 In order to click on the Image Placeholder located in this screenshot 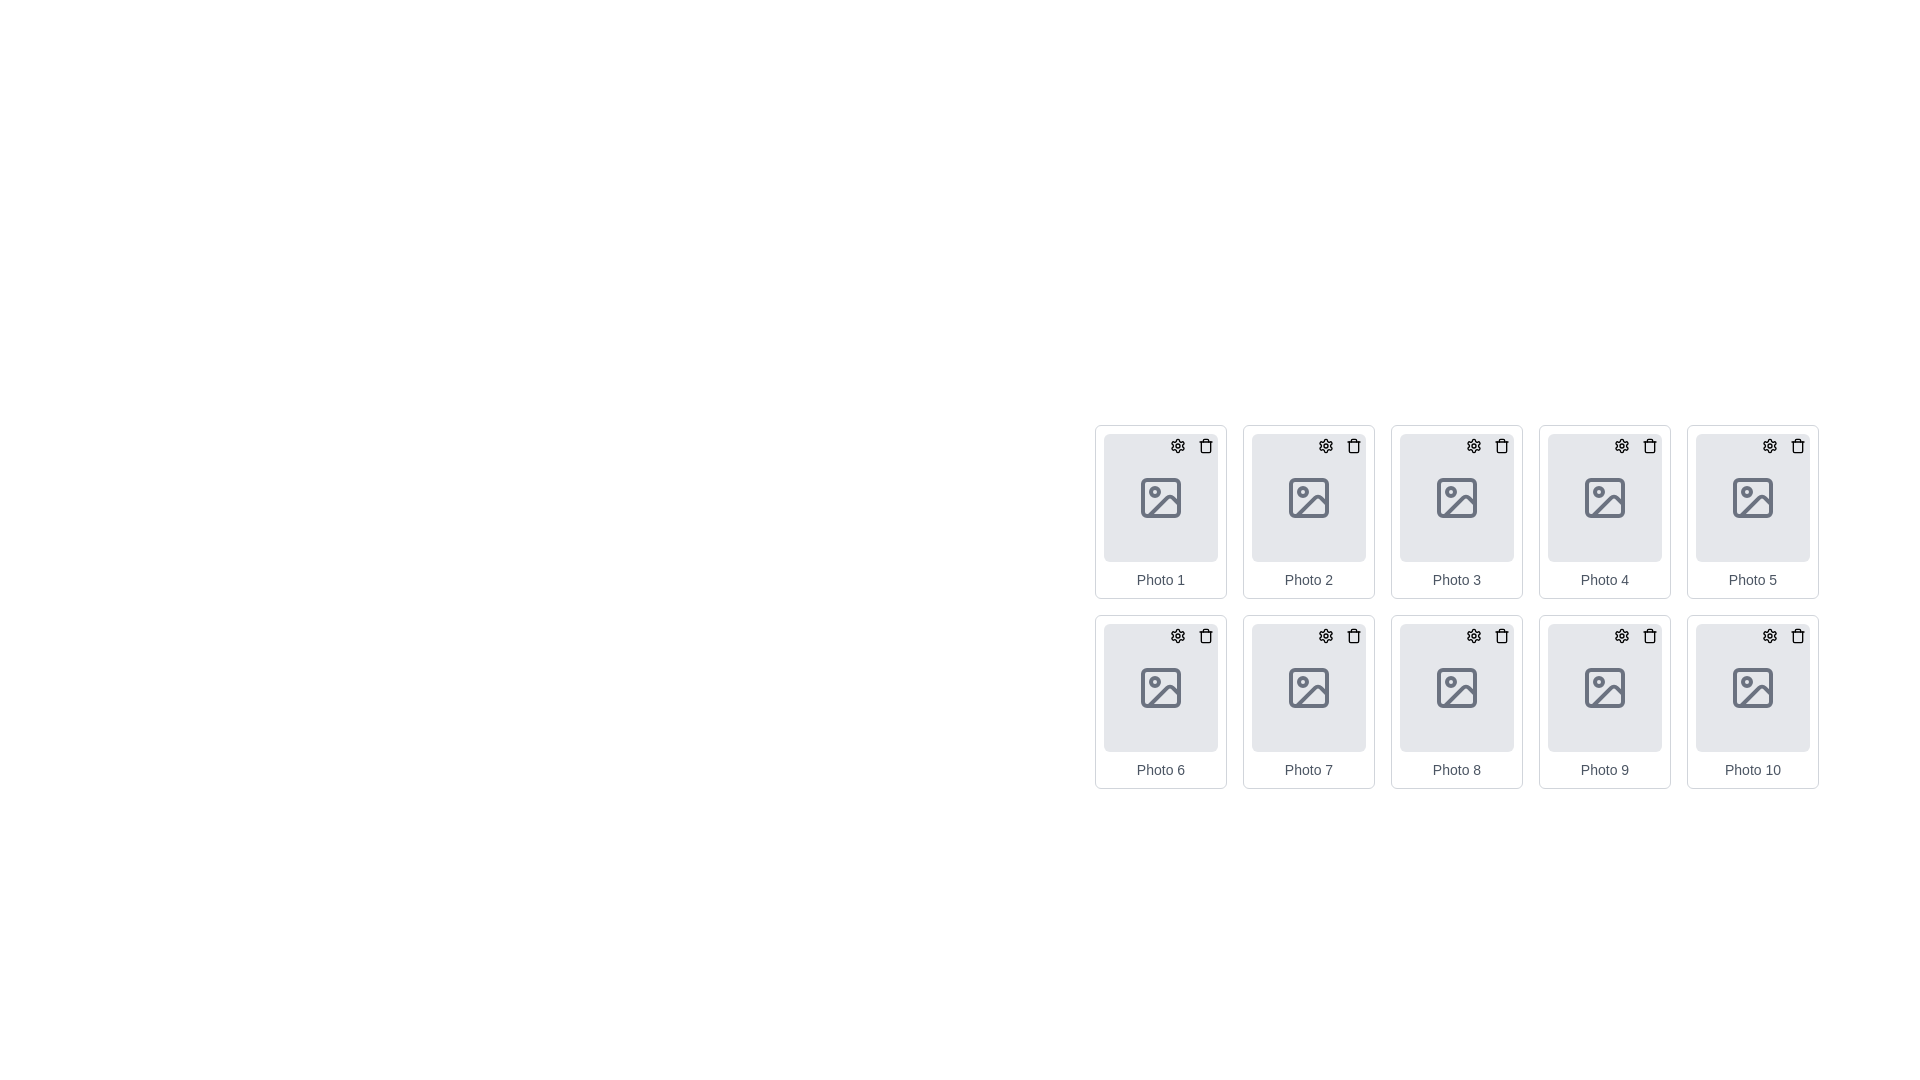, I will do `click(1604, 686)`.